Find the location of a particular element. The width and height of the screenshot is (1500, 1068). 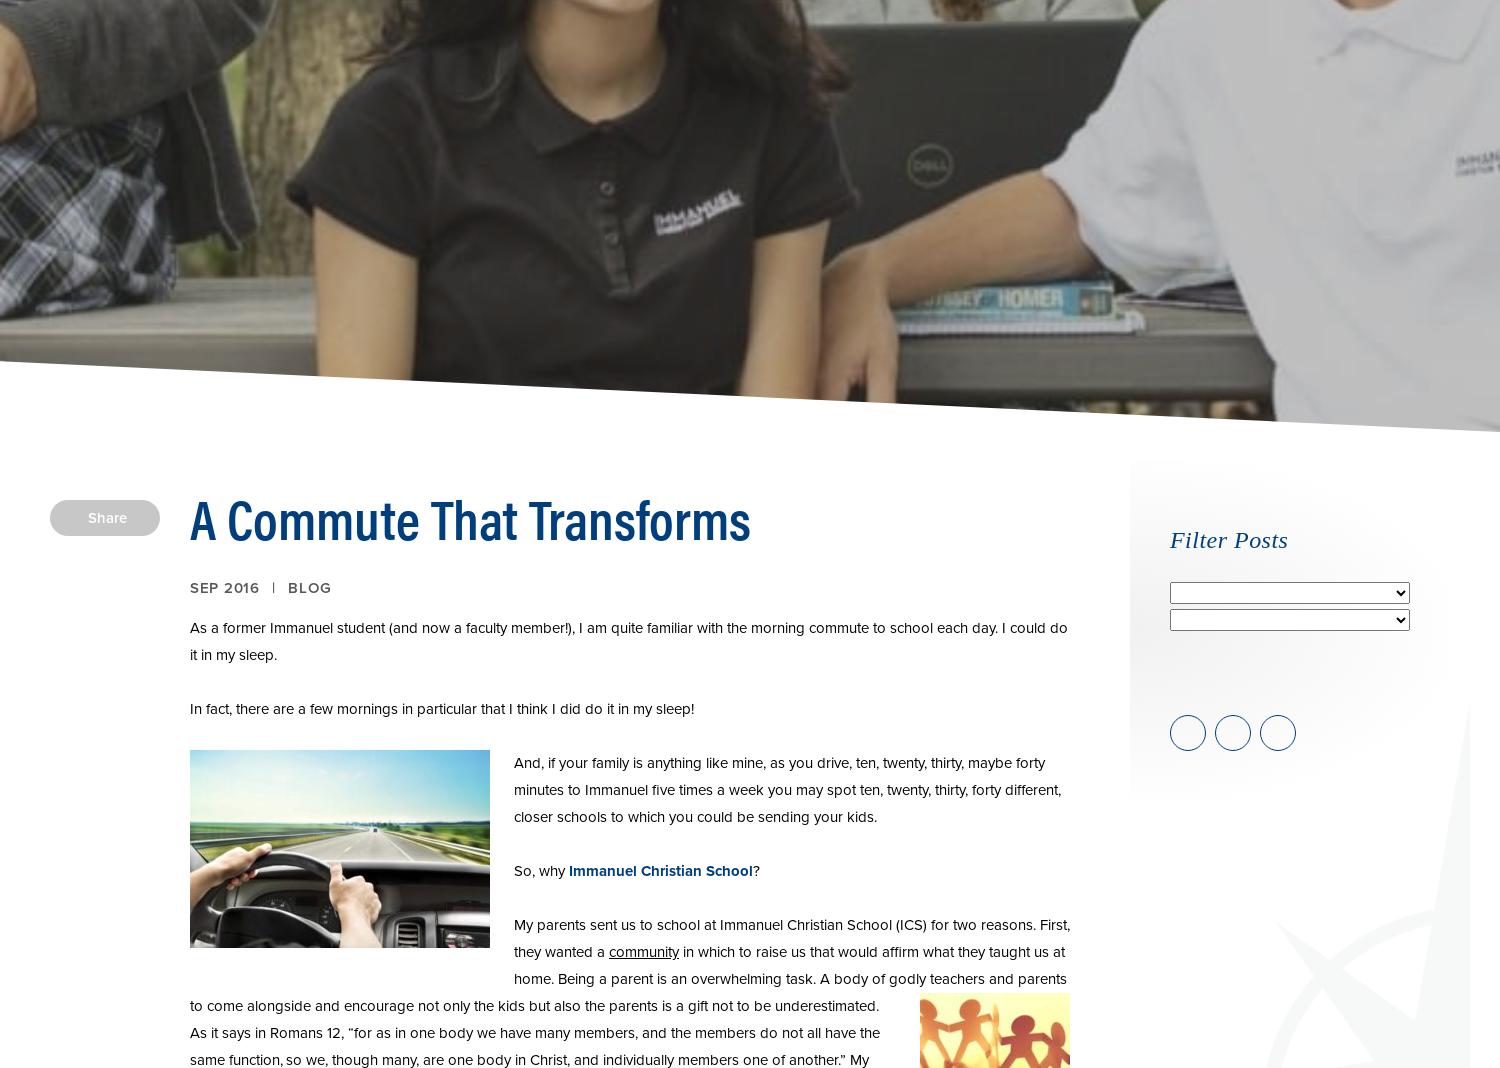

'In fact, there are a few mornings in particular that I think I did do it in my sleep!' is located at coordinates (440, 709).